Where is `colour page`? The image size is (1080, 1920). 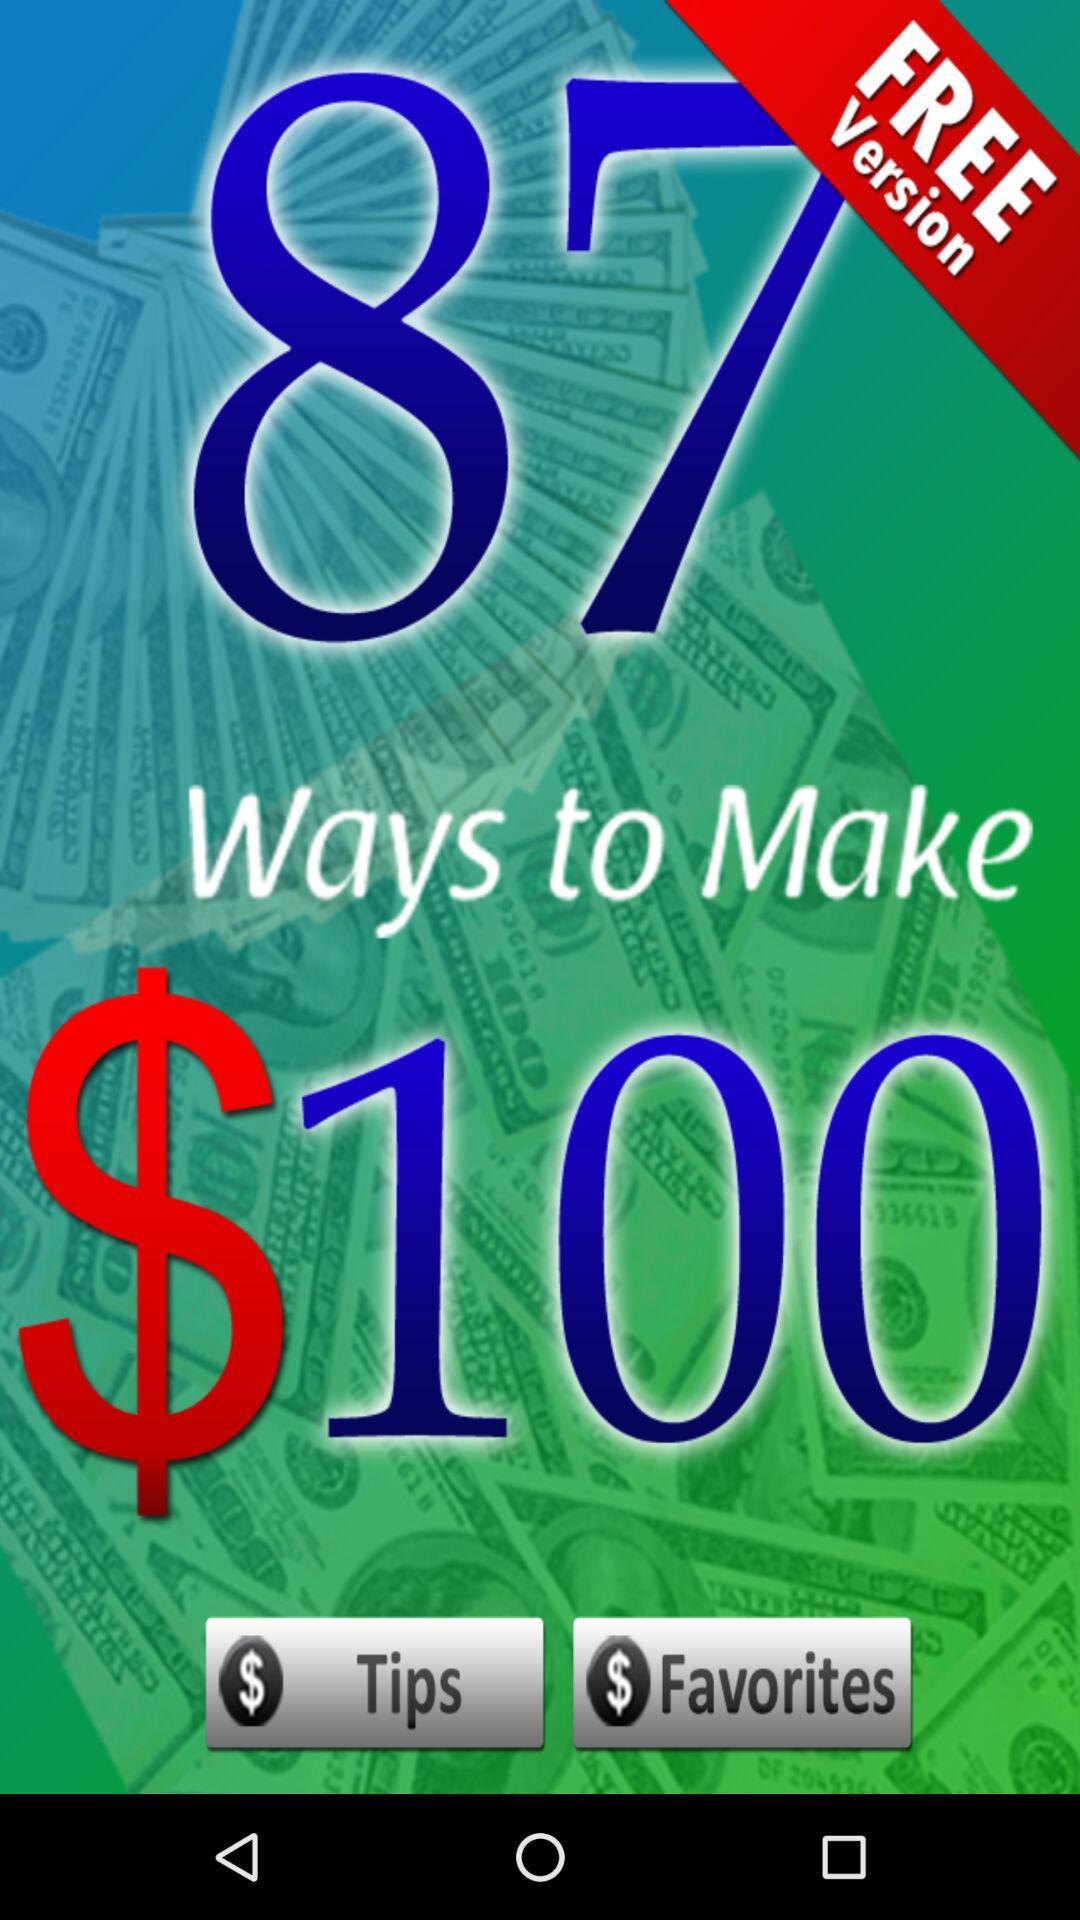
colour page is located at coordinates (743, 1684).